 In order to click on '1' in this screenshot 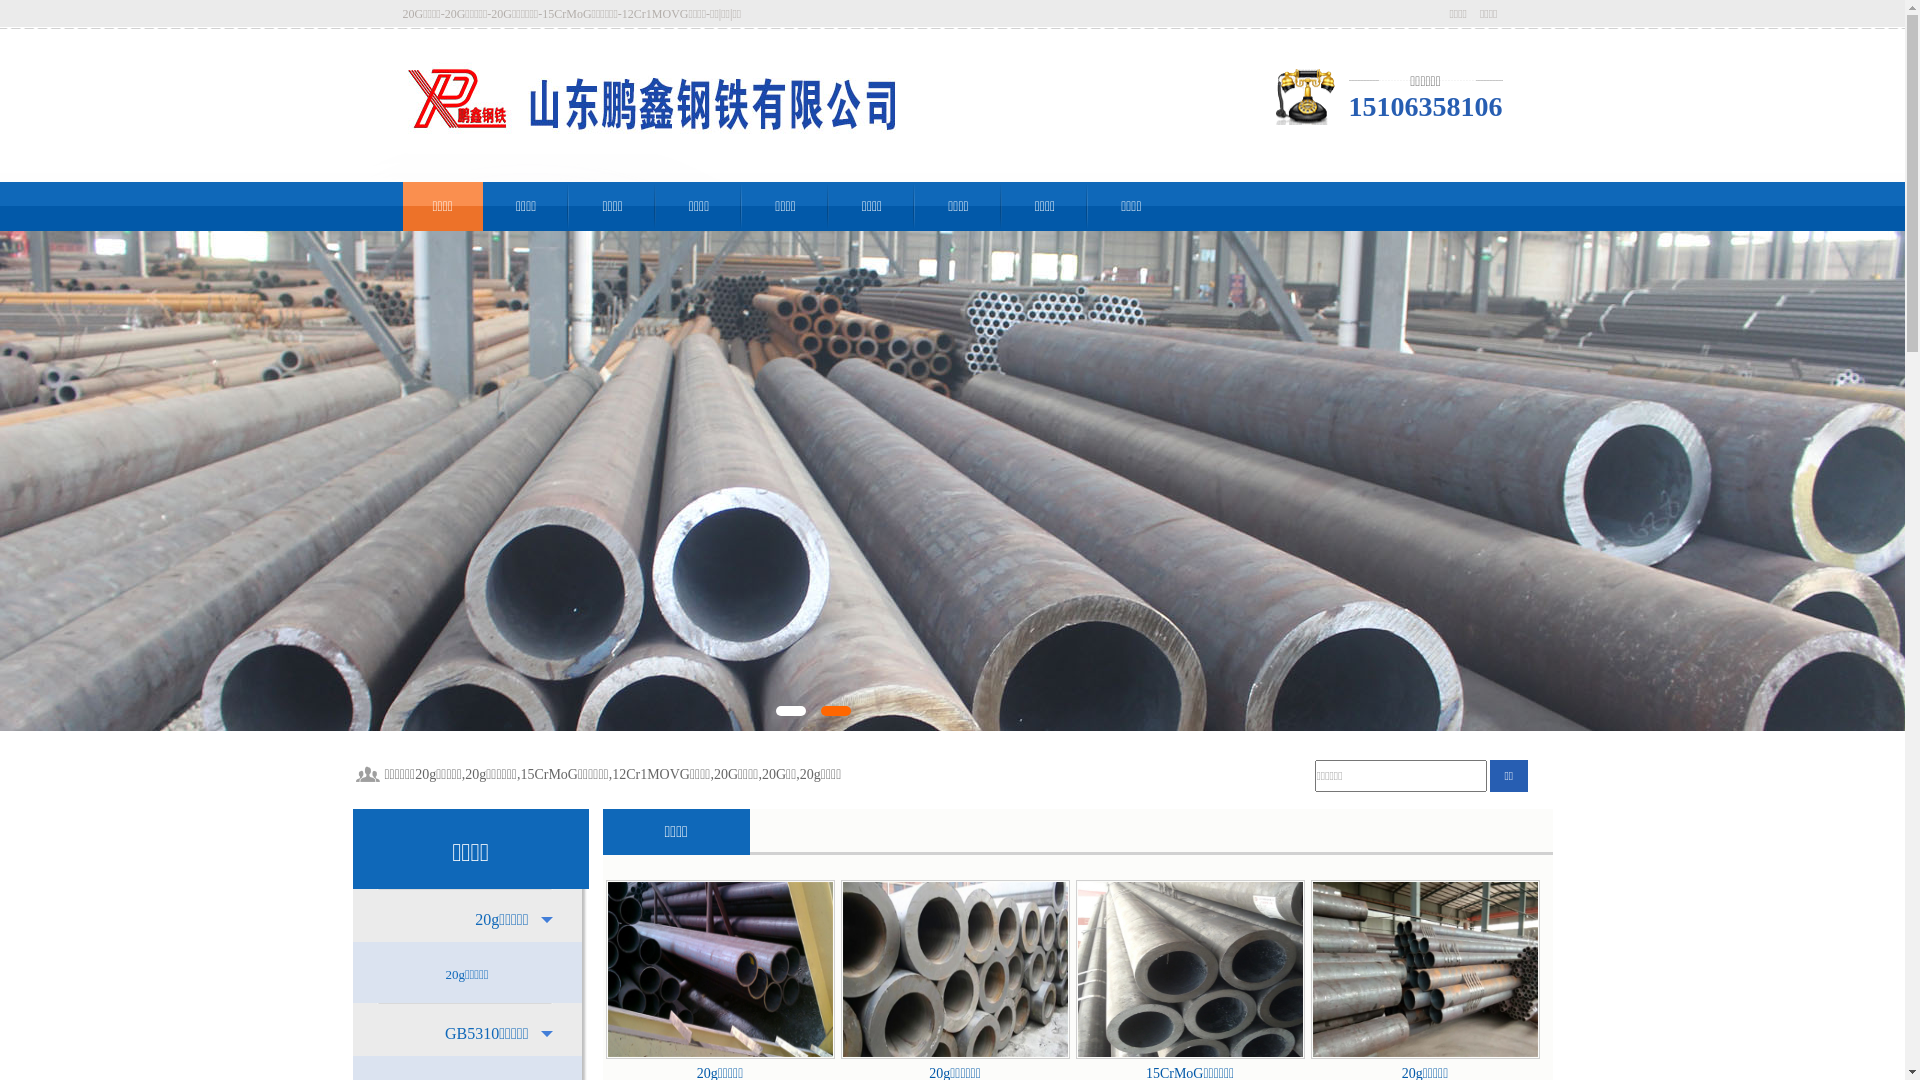, I will do `click(775, 709)`.